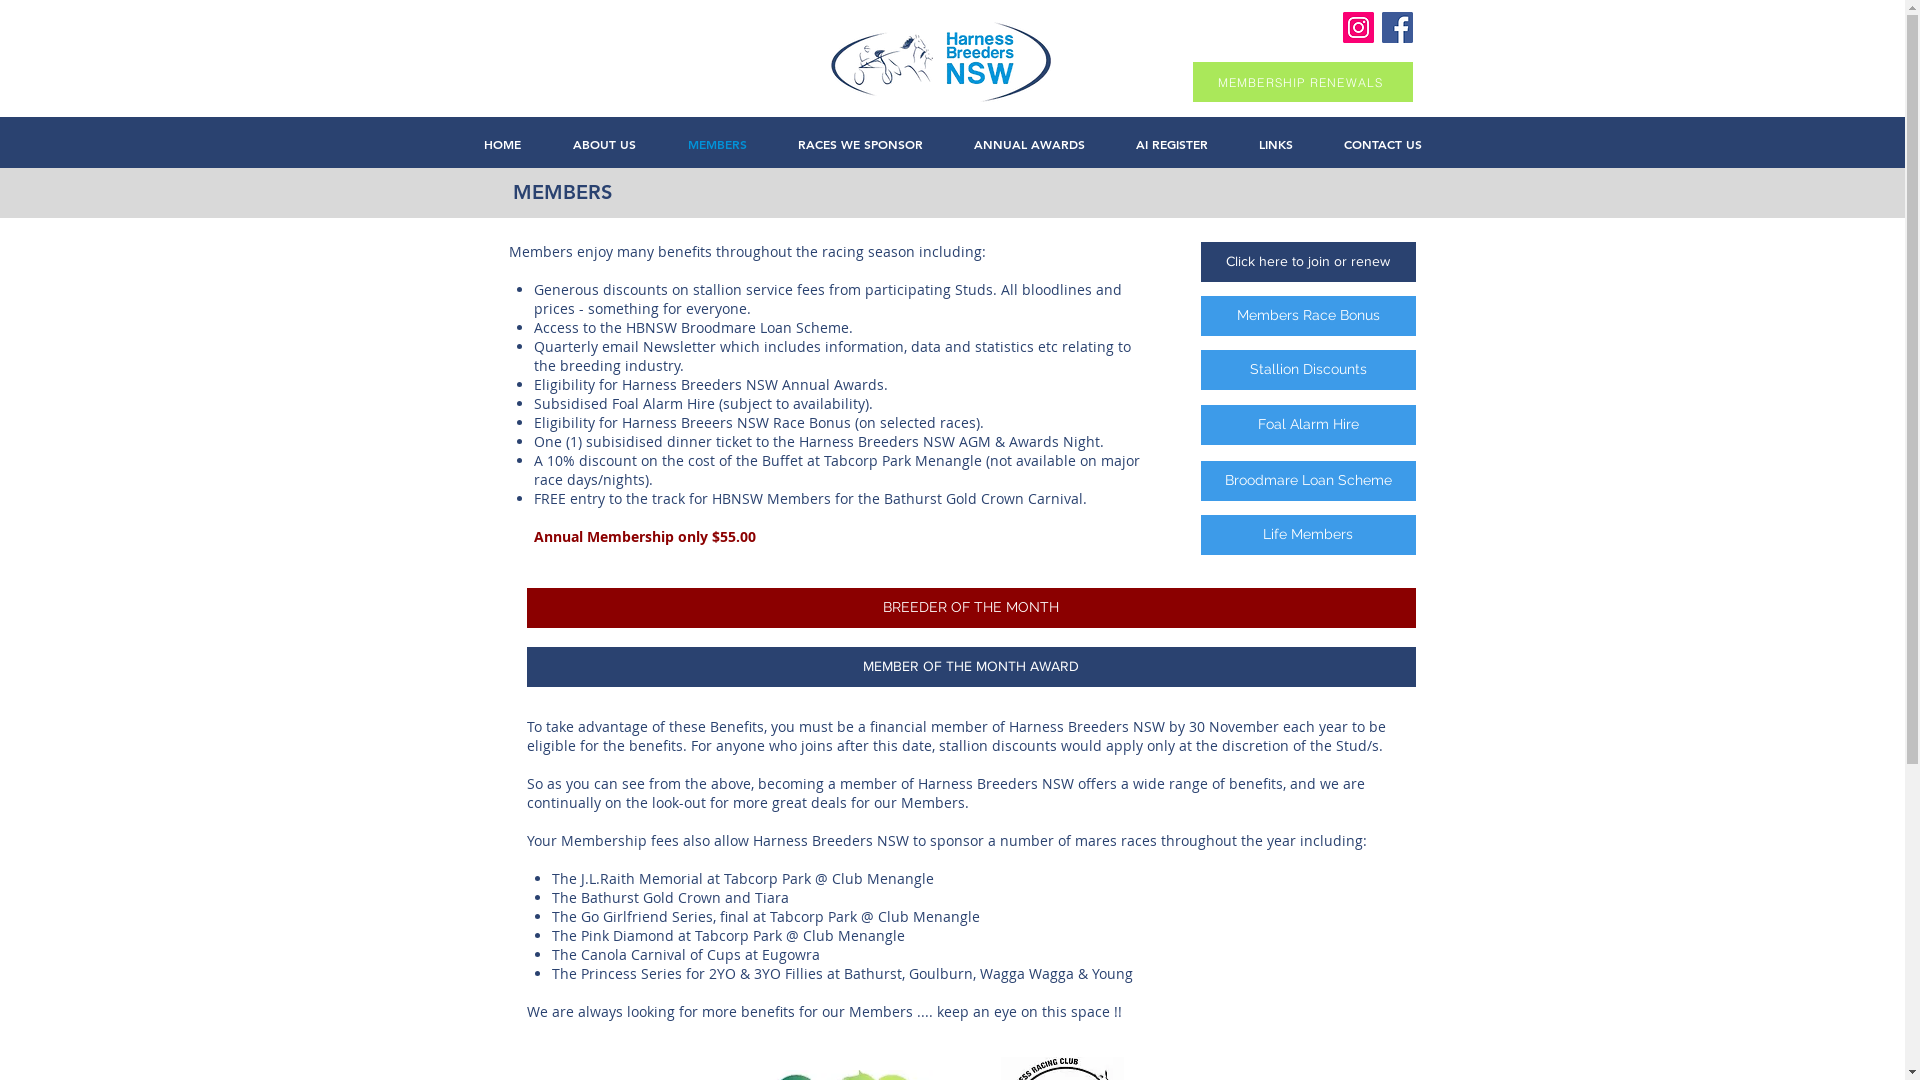  Describe the element at coordinates (859, 143) in the screenshot. I see `'RACES WE SPONSOR'` at that location.